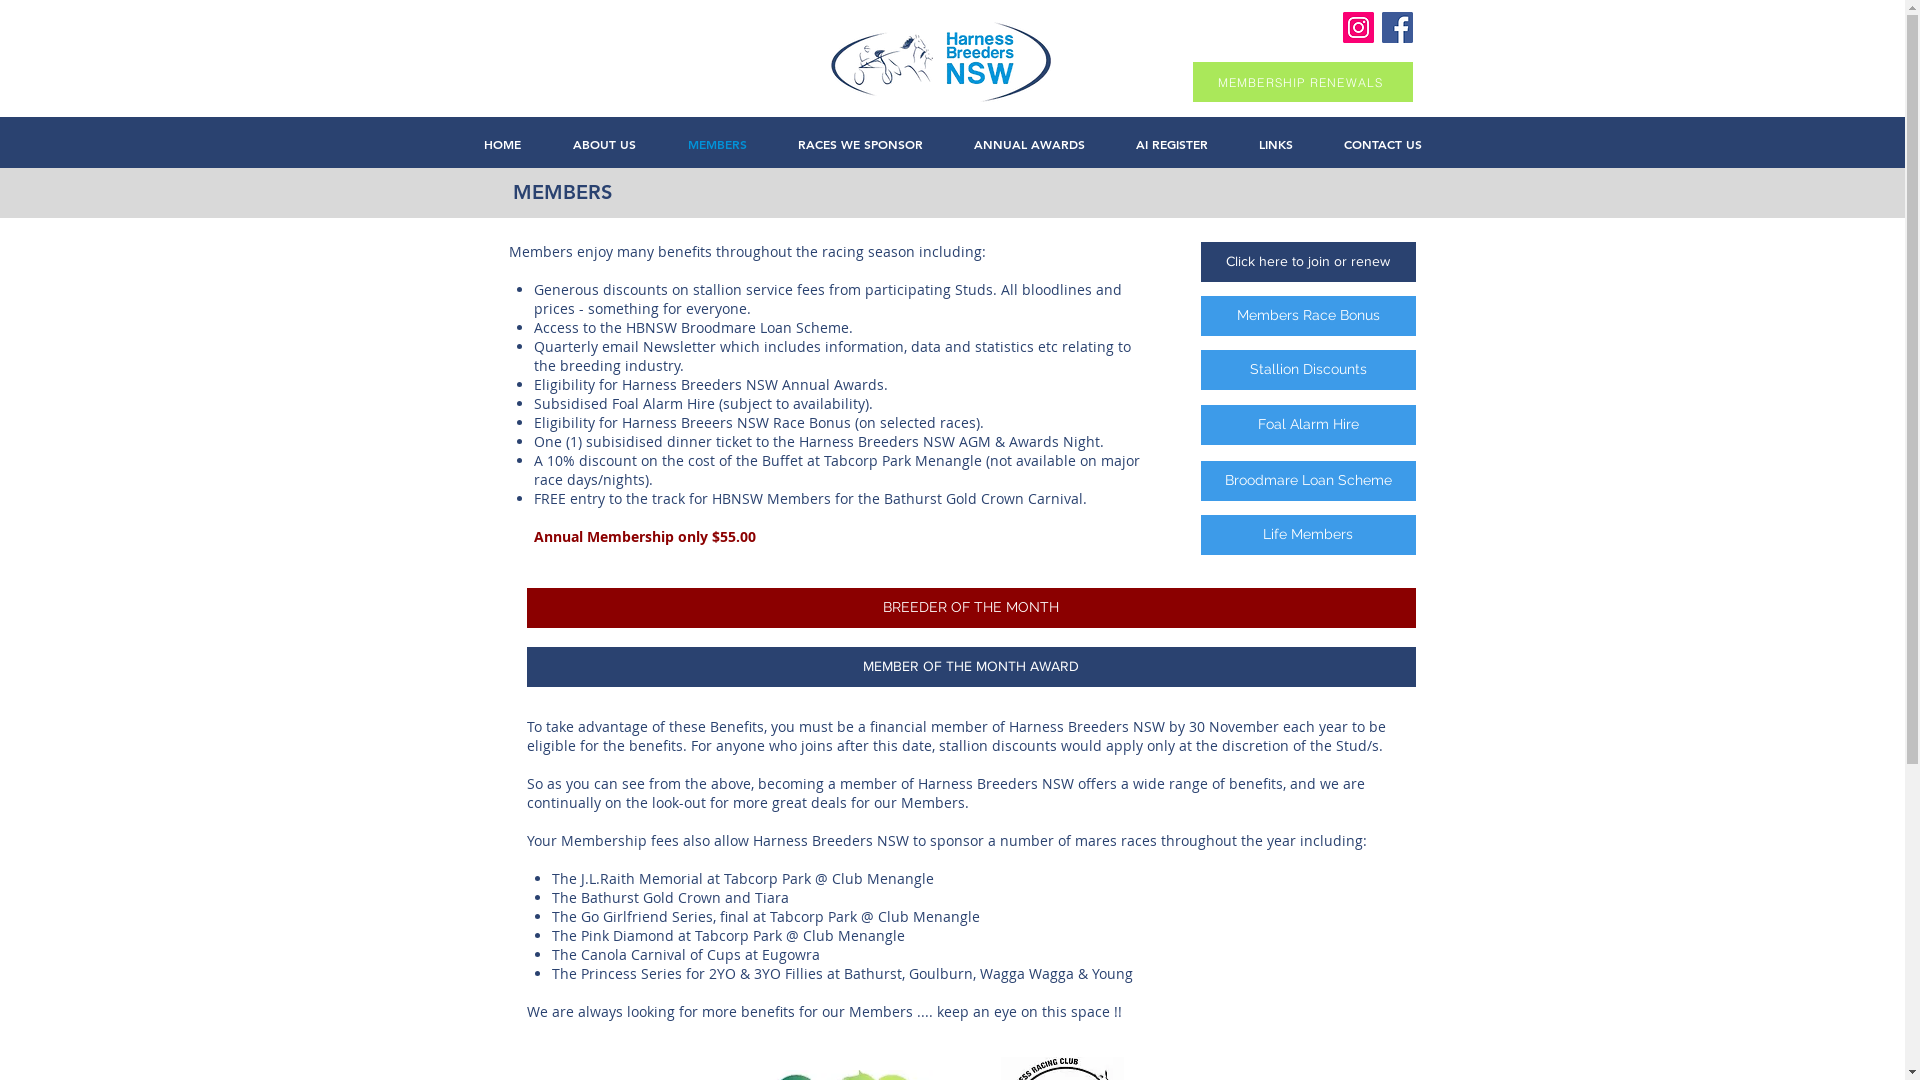  Describe the element at coordinates (859, 143) in the screenshot. I see `'RACES WE SPONSOR'` at that location.